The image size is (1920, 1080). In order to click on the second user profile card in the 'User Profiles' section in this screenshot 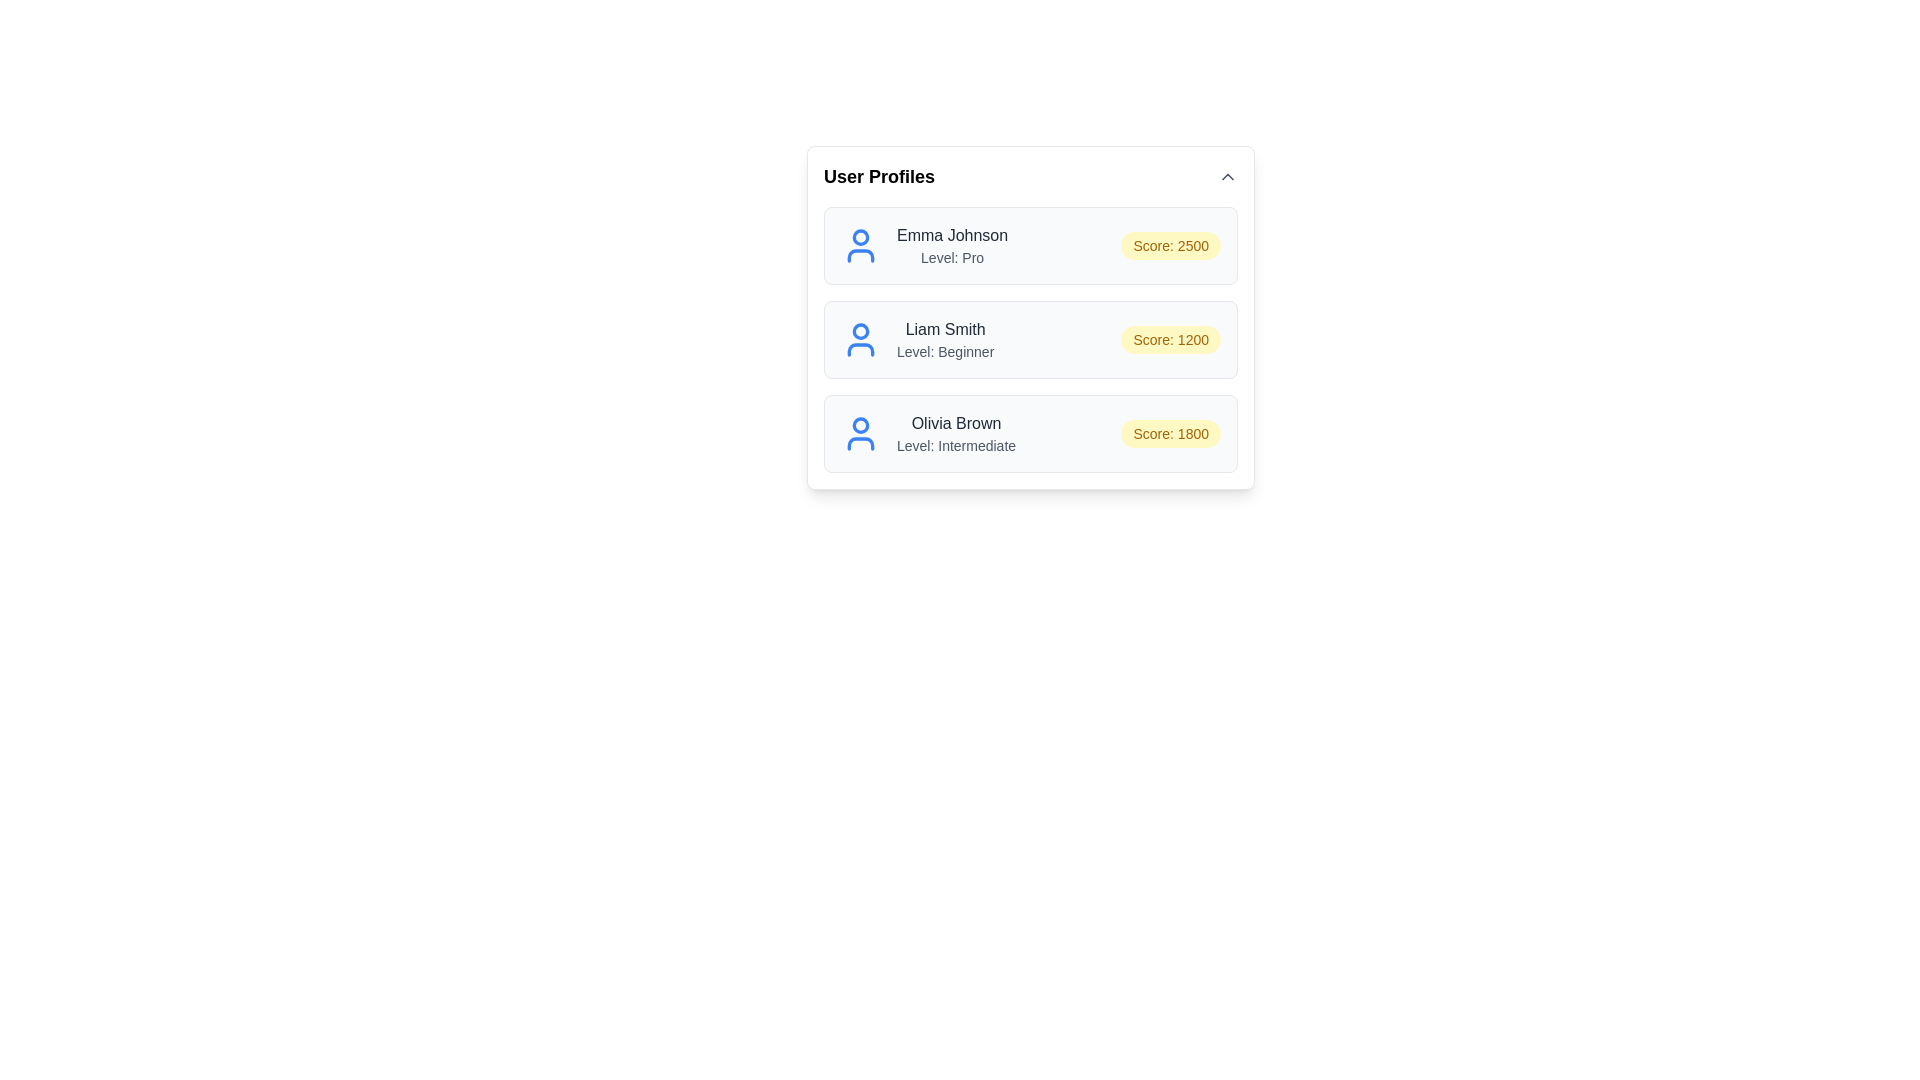, I will do `click(1031, 338)`.